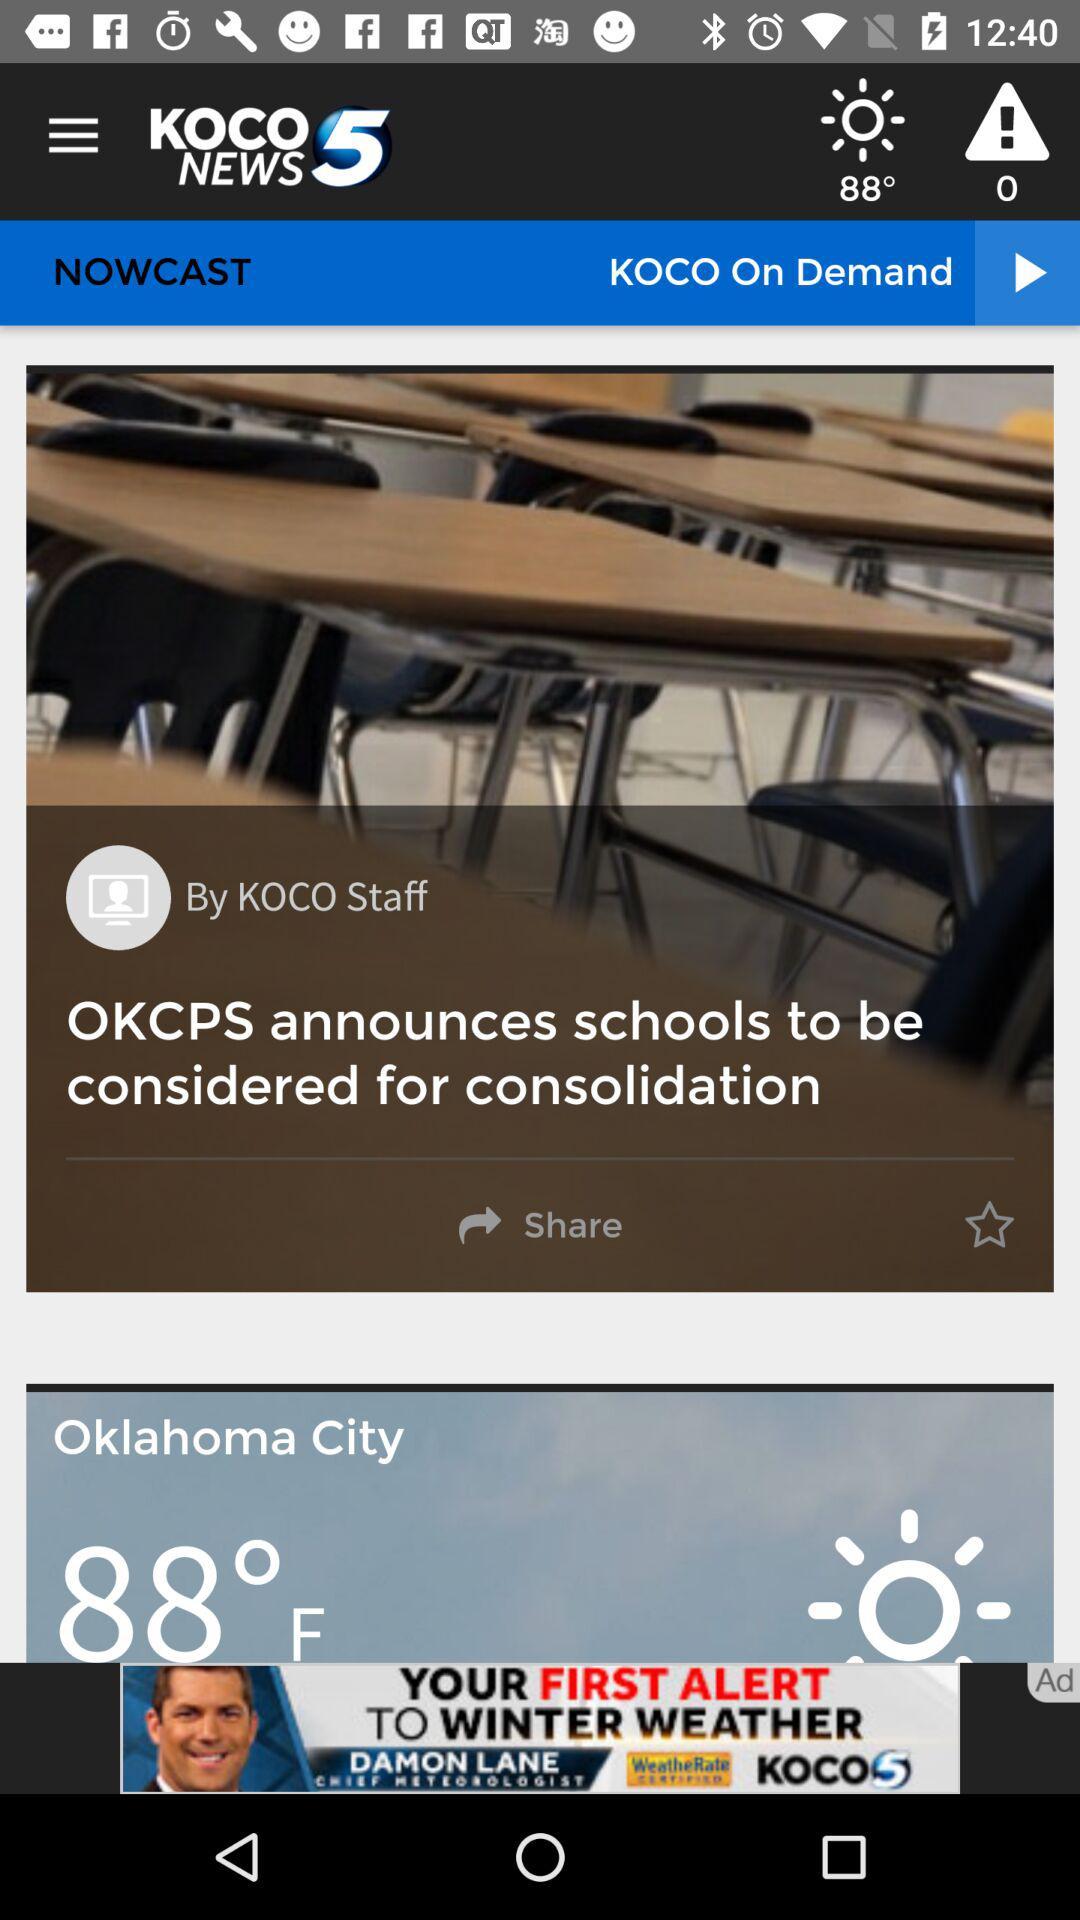  I want to click on the menu icon, so click(72, 135).